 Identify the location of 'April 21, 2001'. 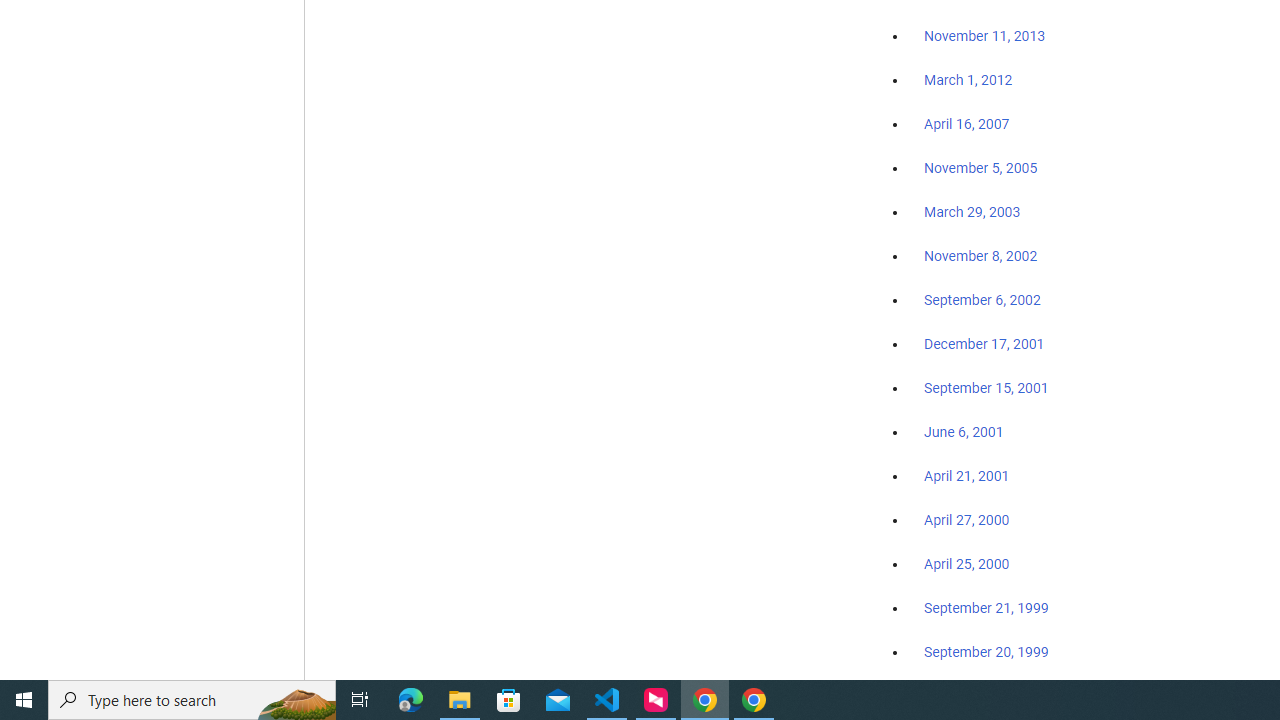
(967, 476).